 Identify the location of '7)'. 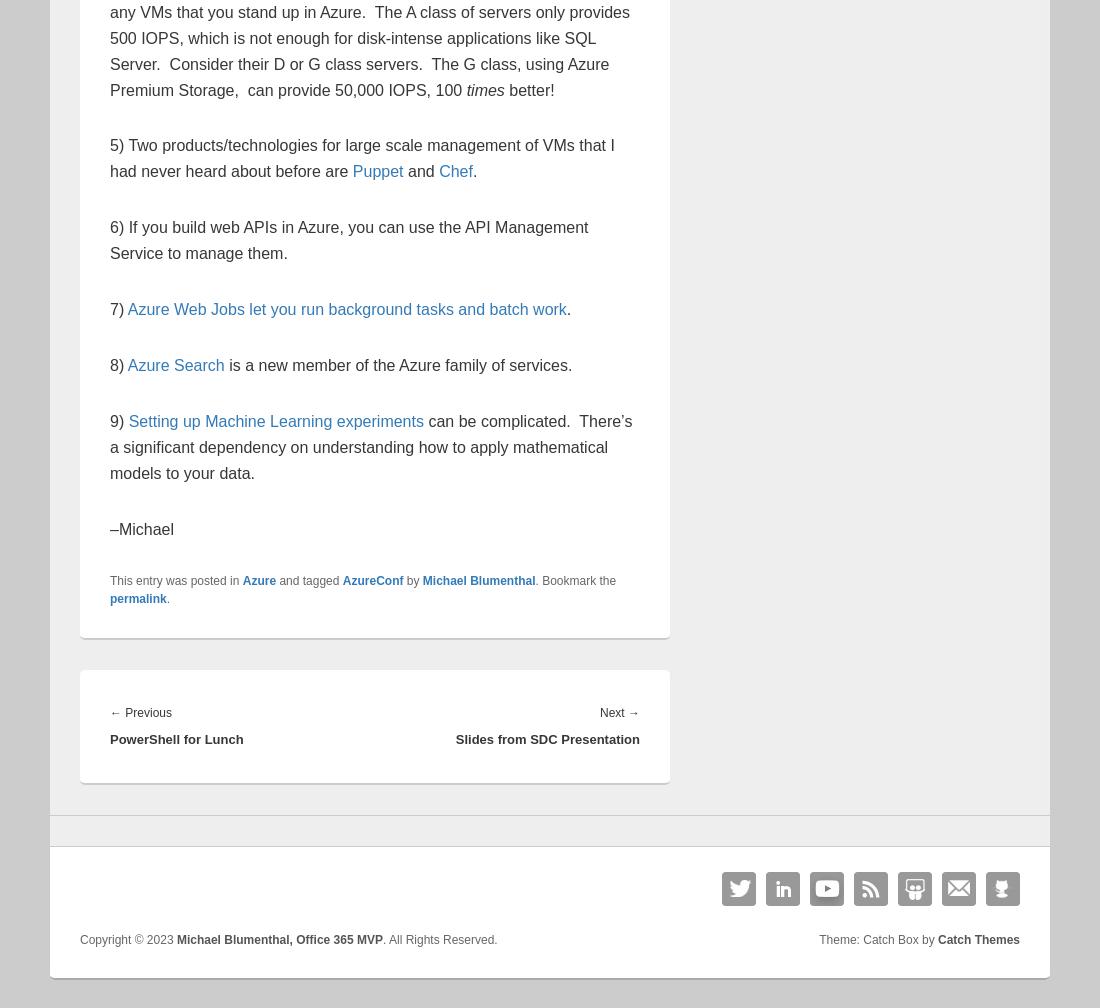
(118, 309).